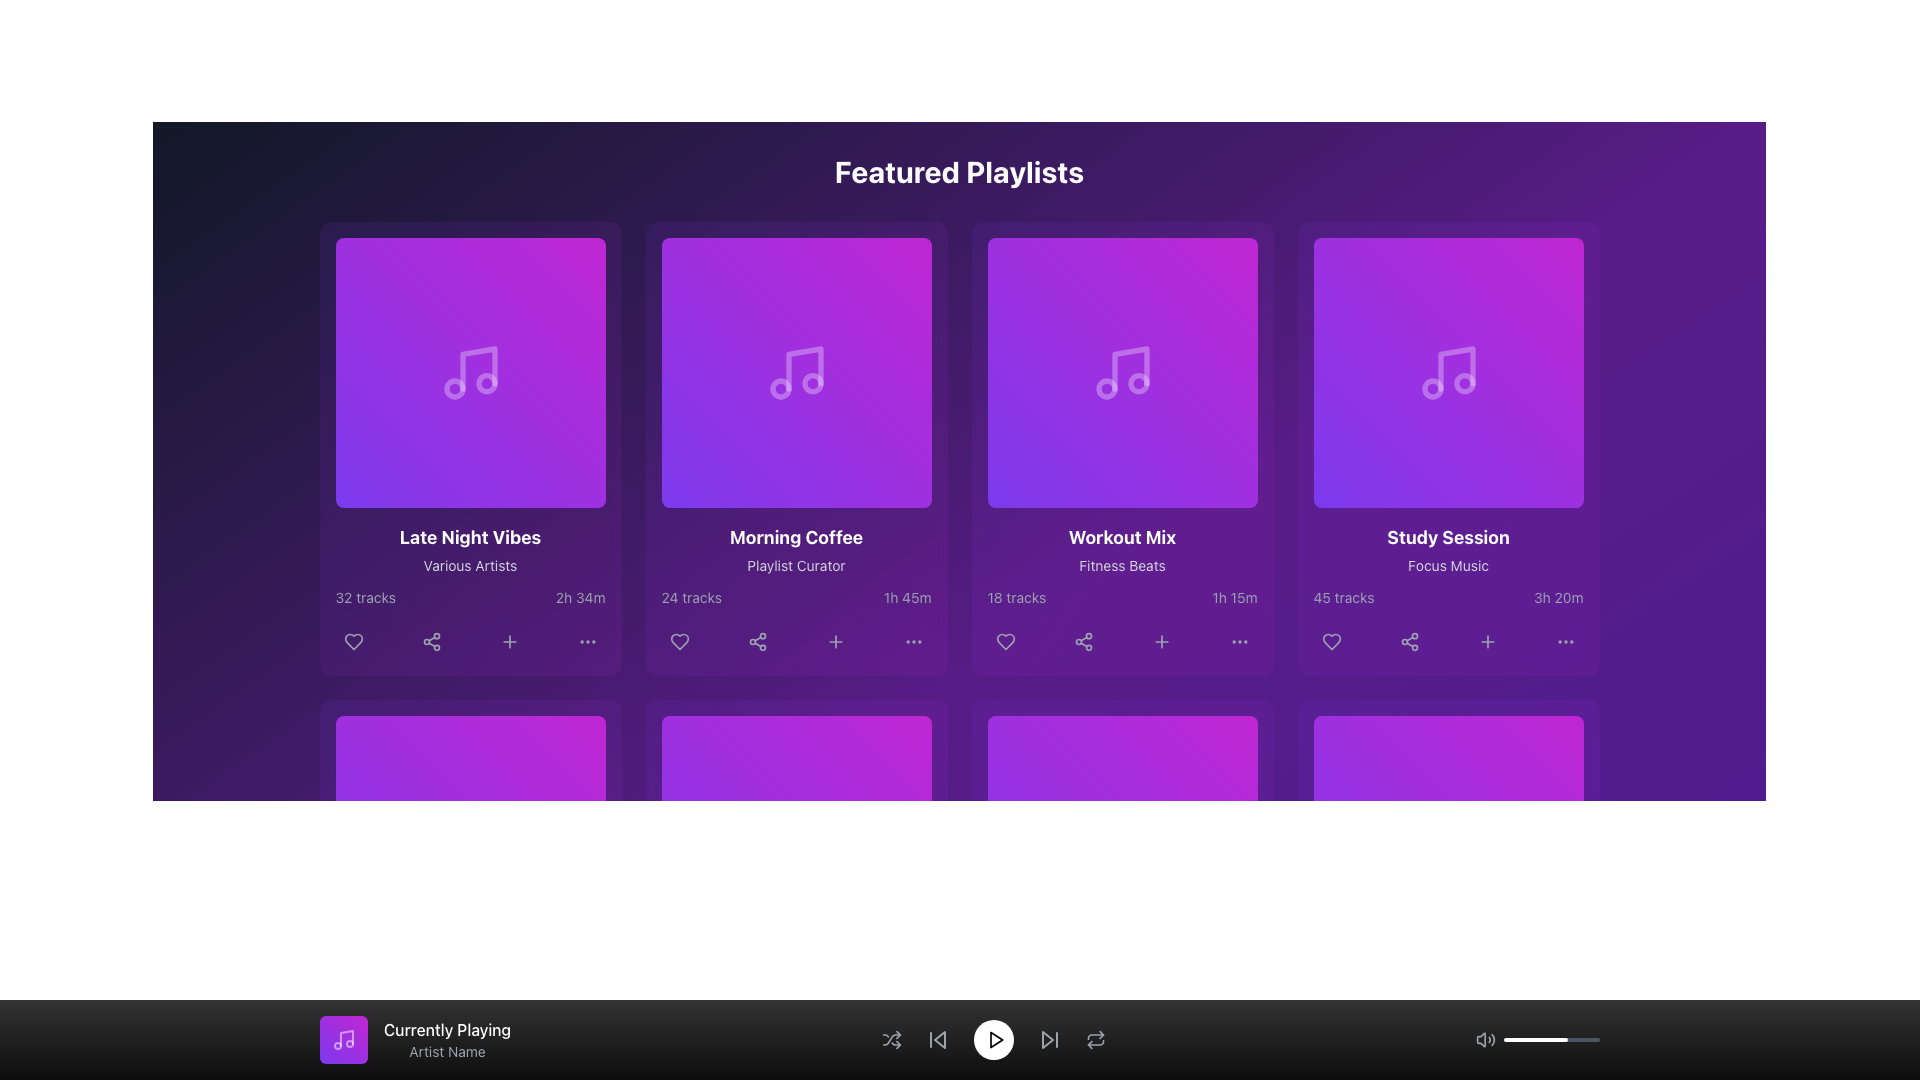 The image size is (1920, 1080). Describe the element at coordinates (1487, 641) in the screenshot. I see `the plus icon button located at the bottom of the 'Study Session' playlist card` at that location.